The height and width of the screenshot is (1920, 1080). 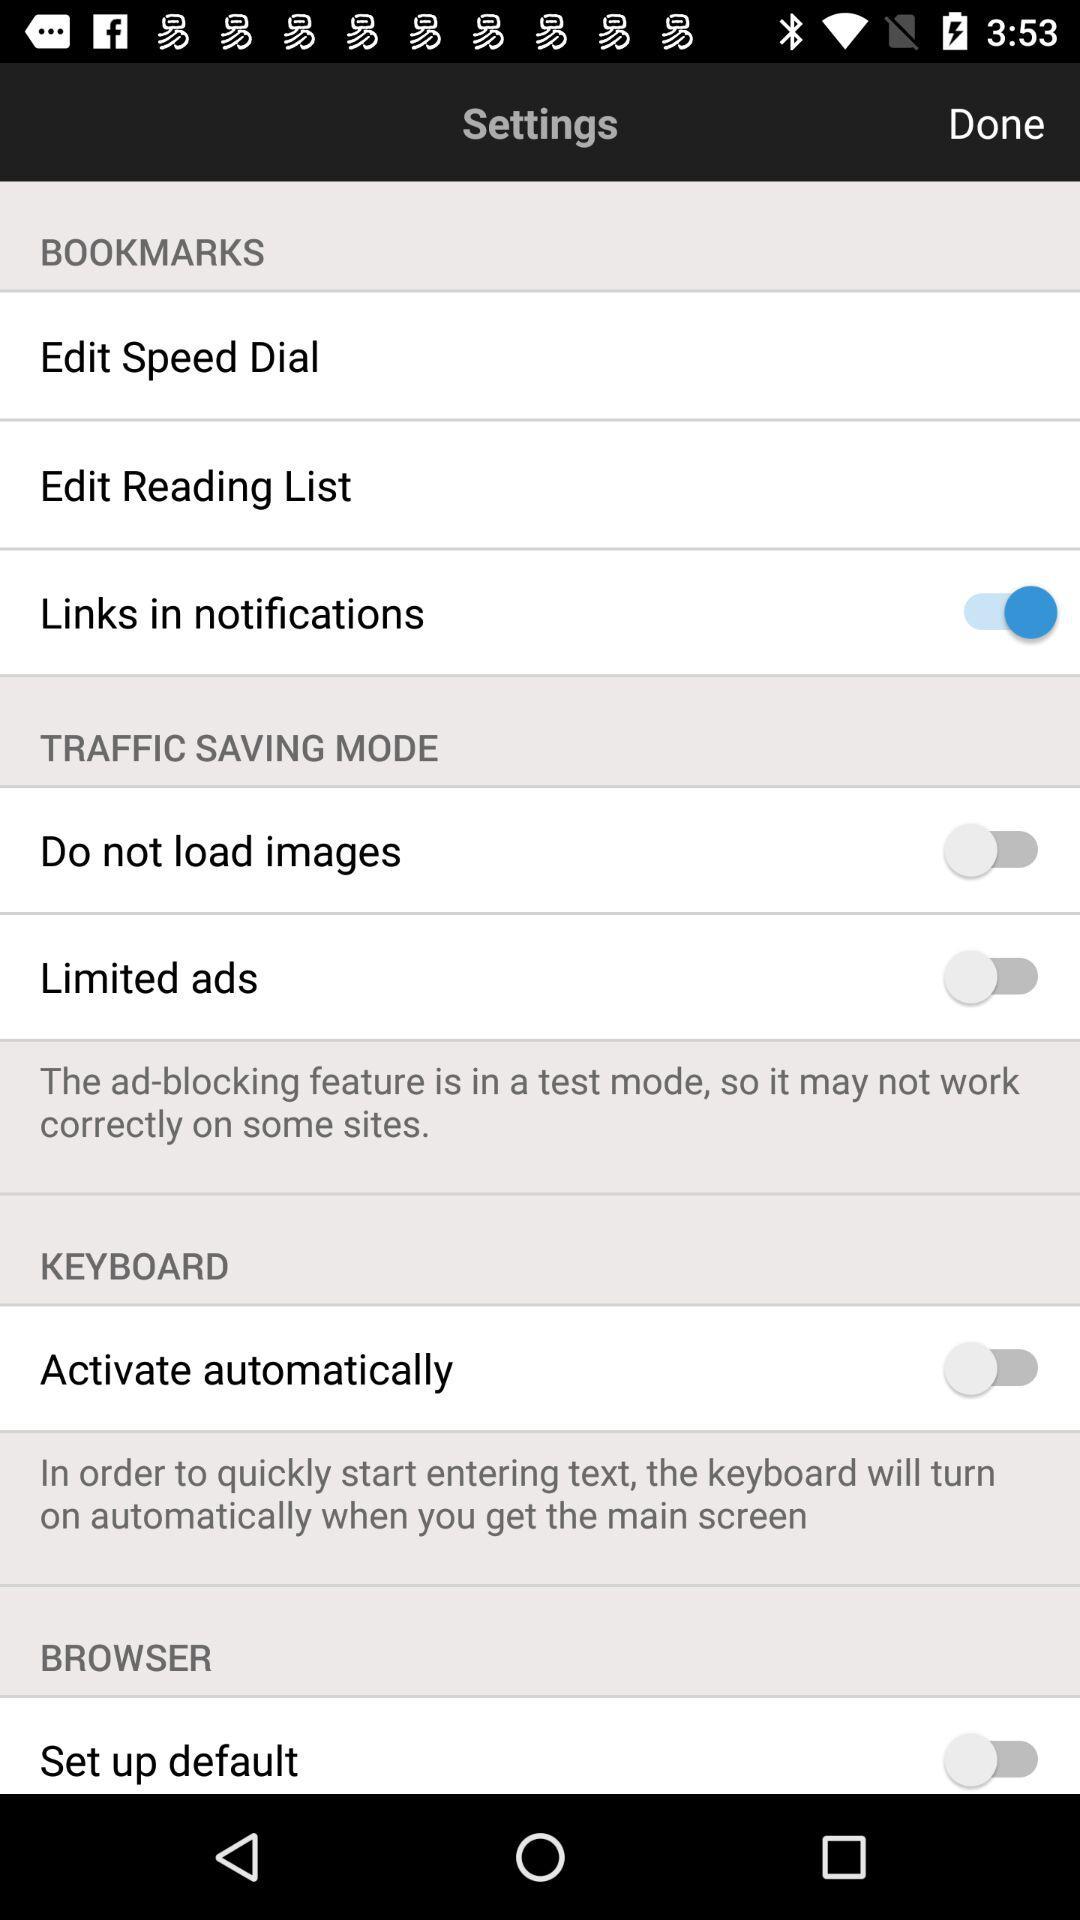 What do you see at coordinates (540, 484) in the screenshot?
I see `the edit reading list item` at bounding box center [540, 484].